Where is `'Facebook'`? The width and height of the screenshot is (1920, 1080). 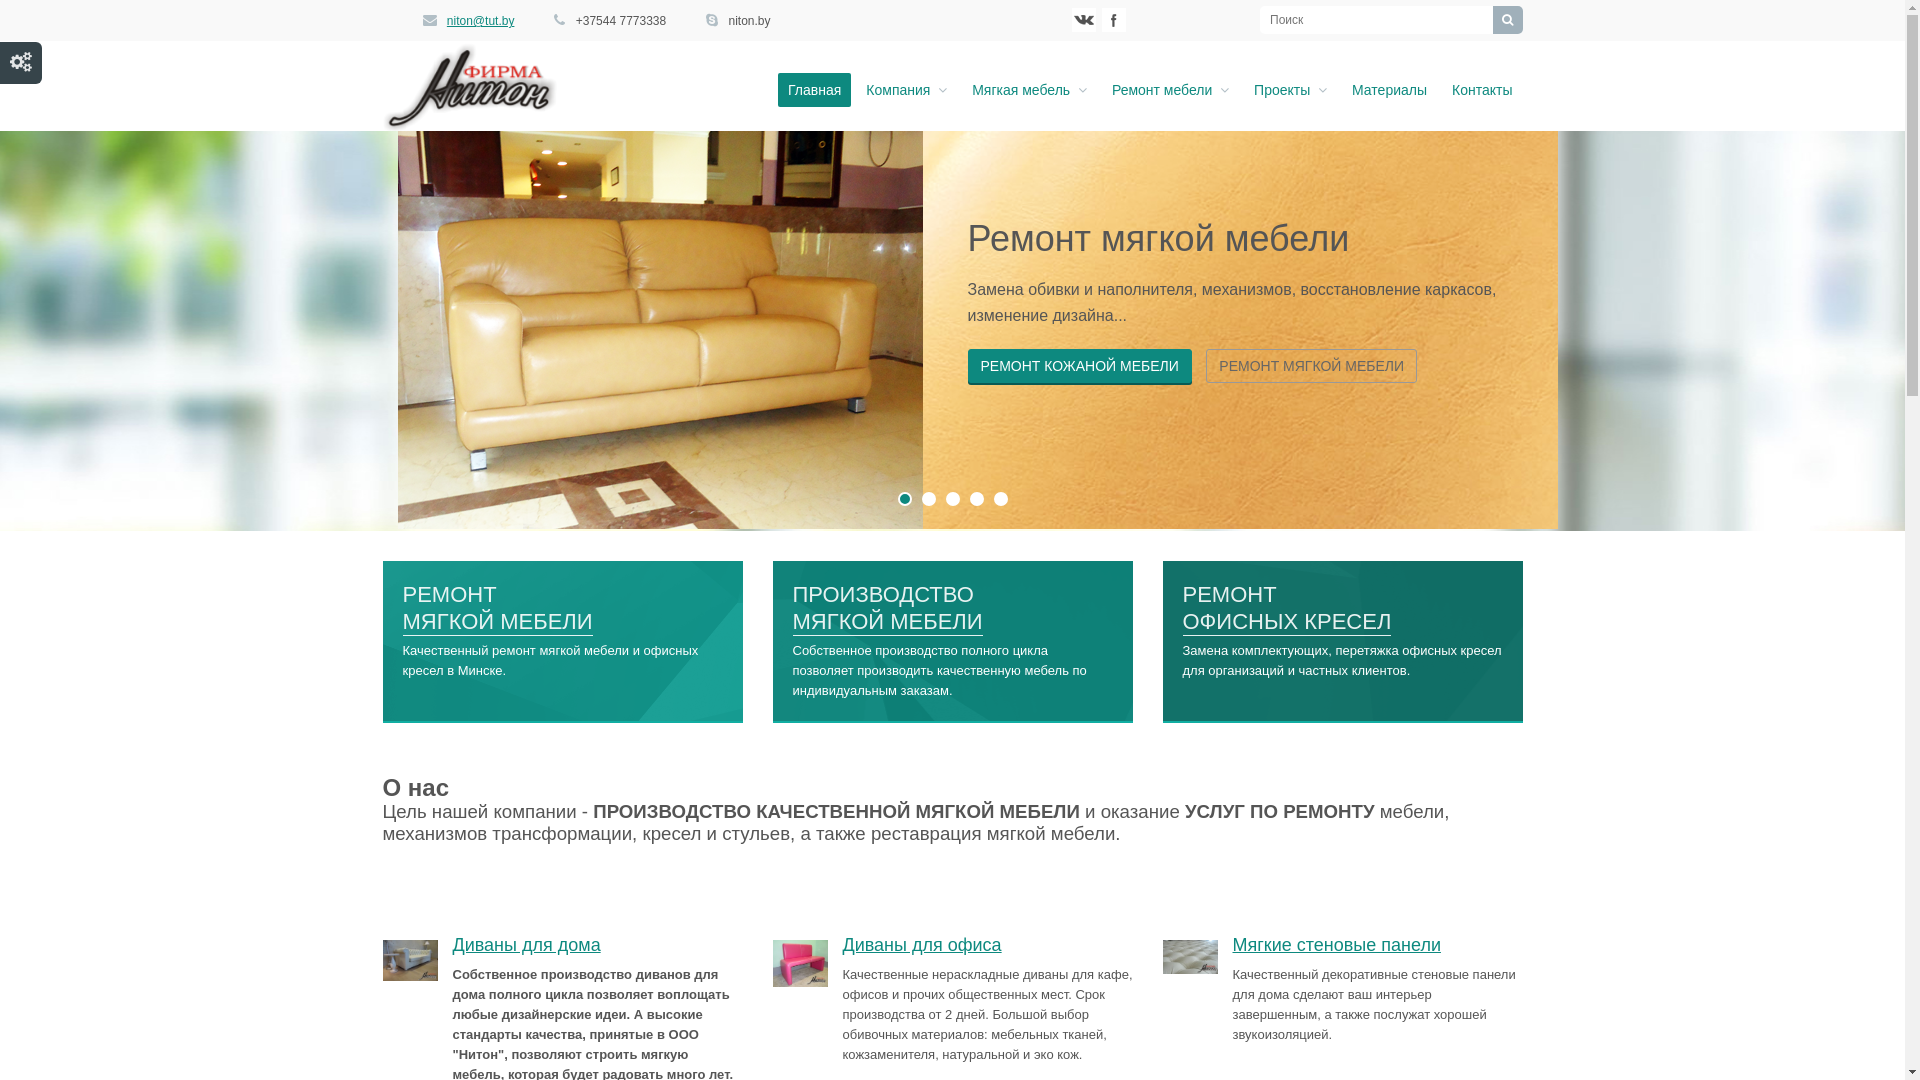 'Facebook' is located at coordinates (1101, 19).